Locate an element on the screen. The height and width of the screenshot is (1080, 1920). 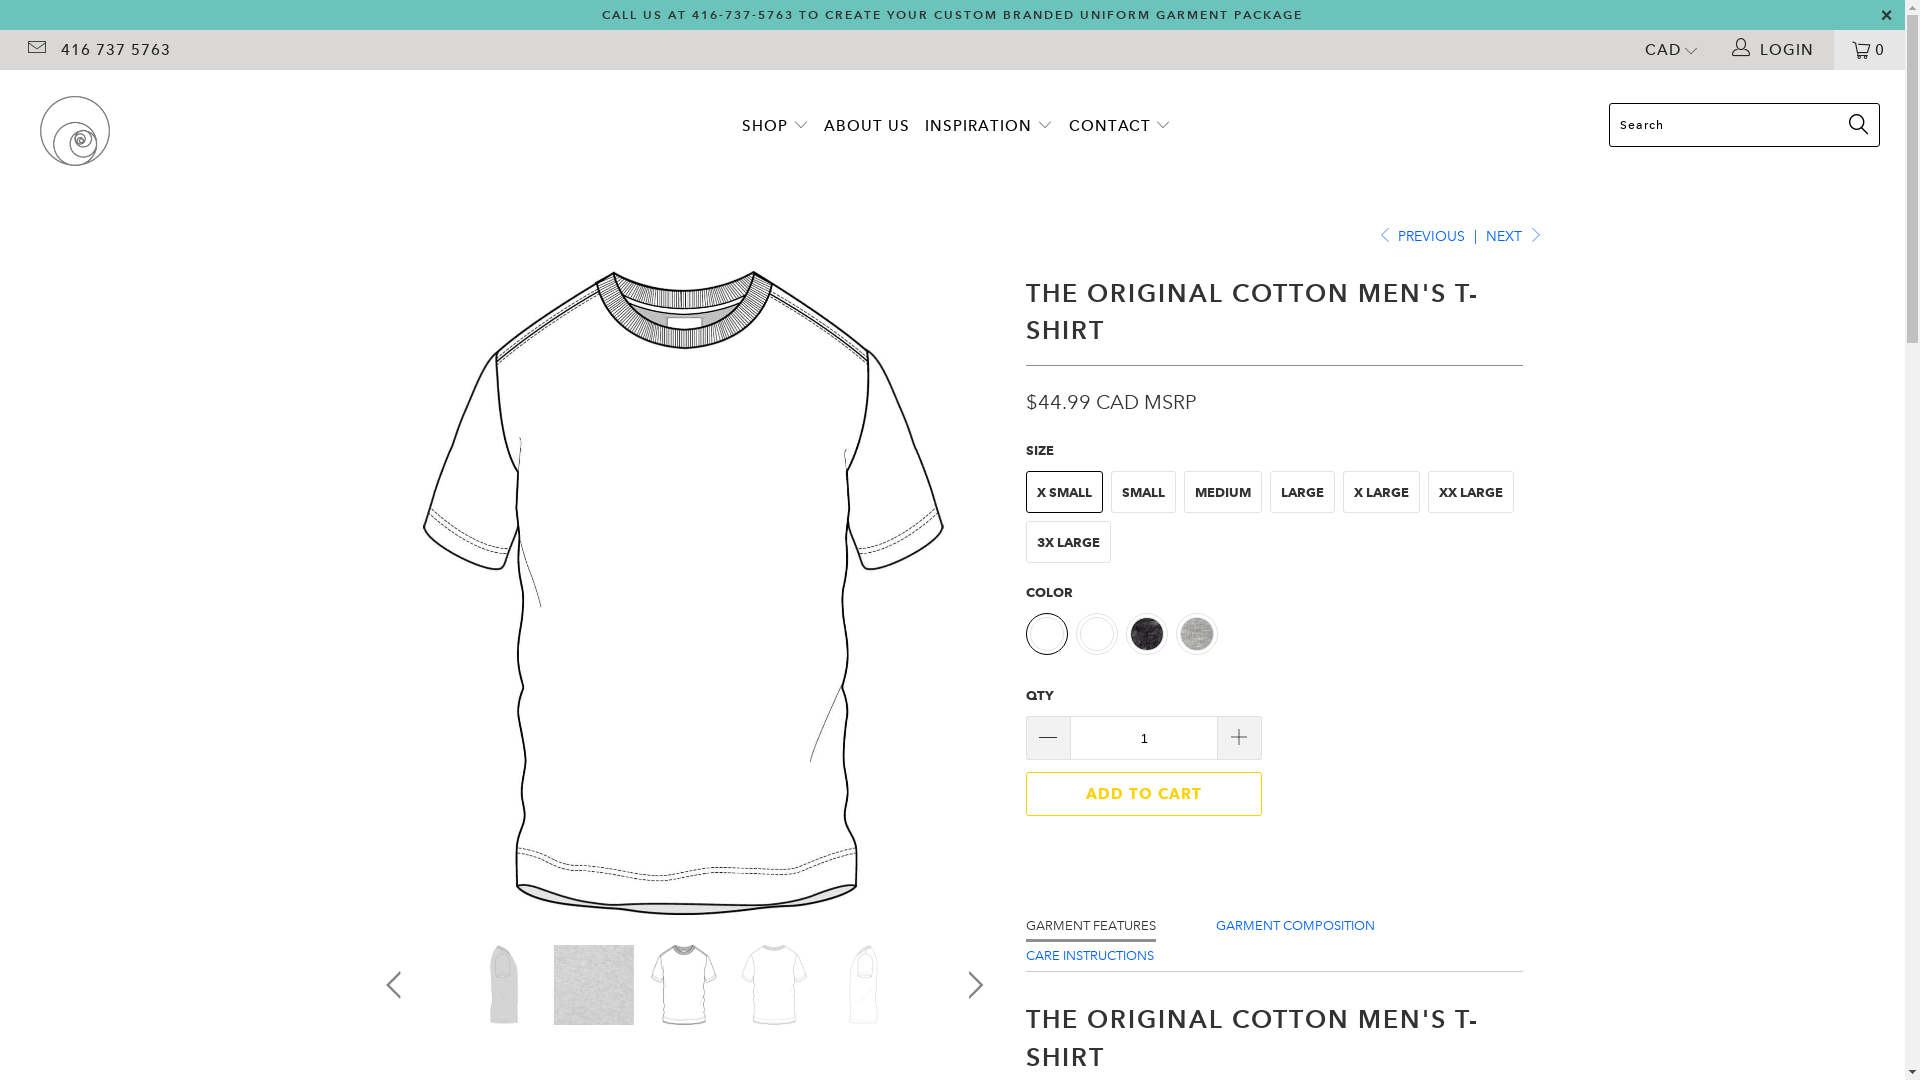
'CONTACT' is located at coordinates (1120, 127).